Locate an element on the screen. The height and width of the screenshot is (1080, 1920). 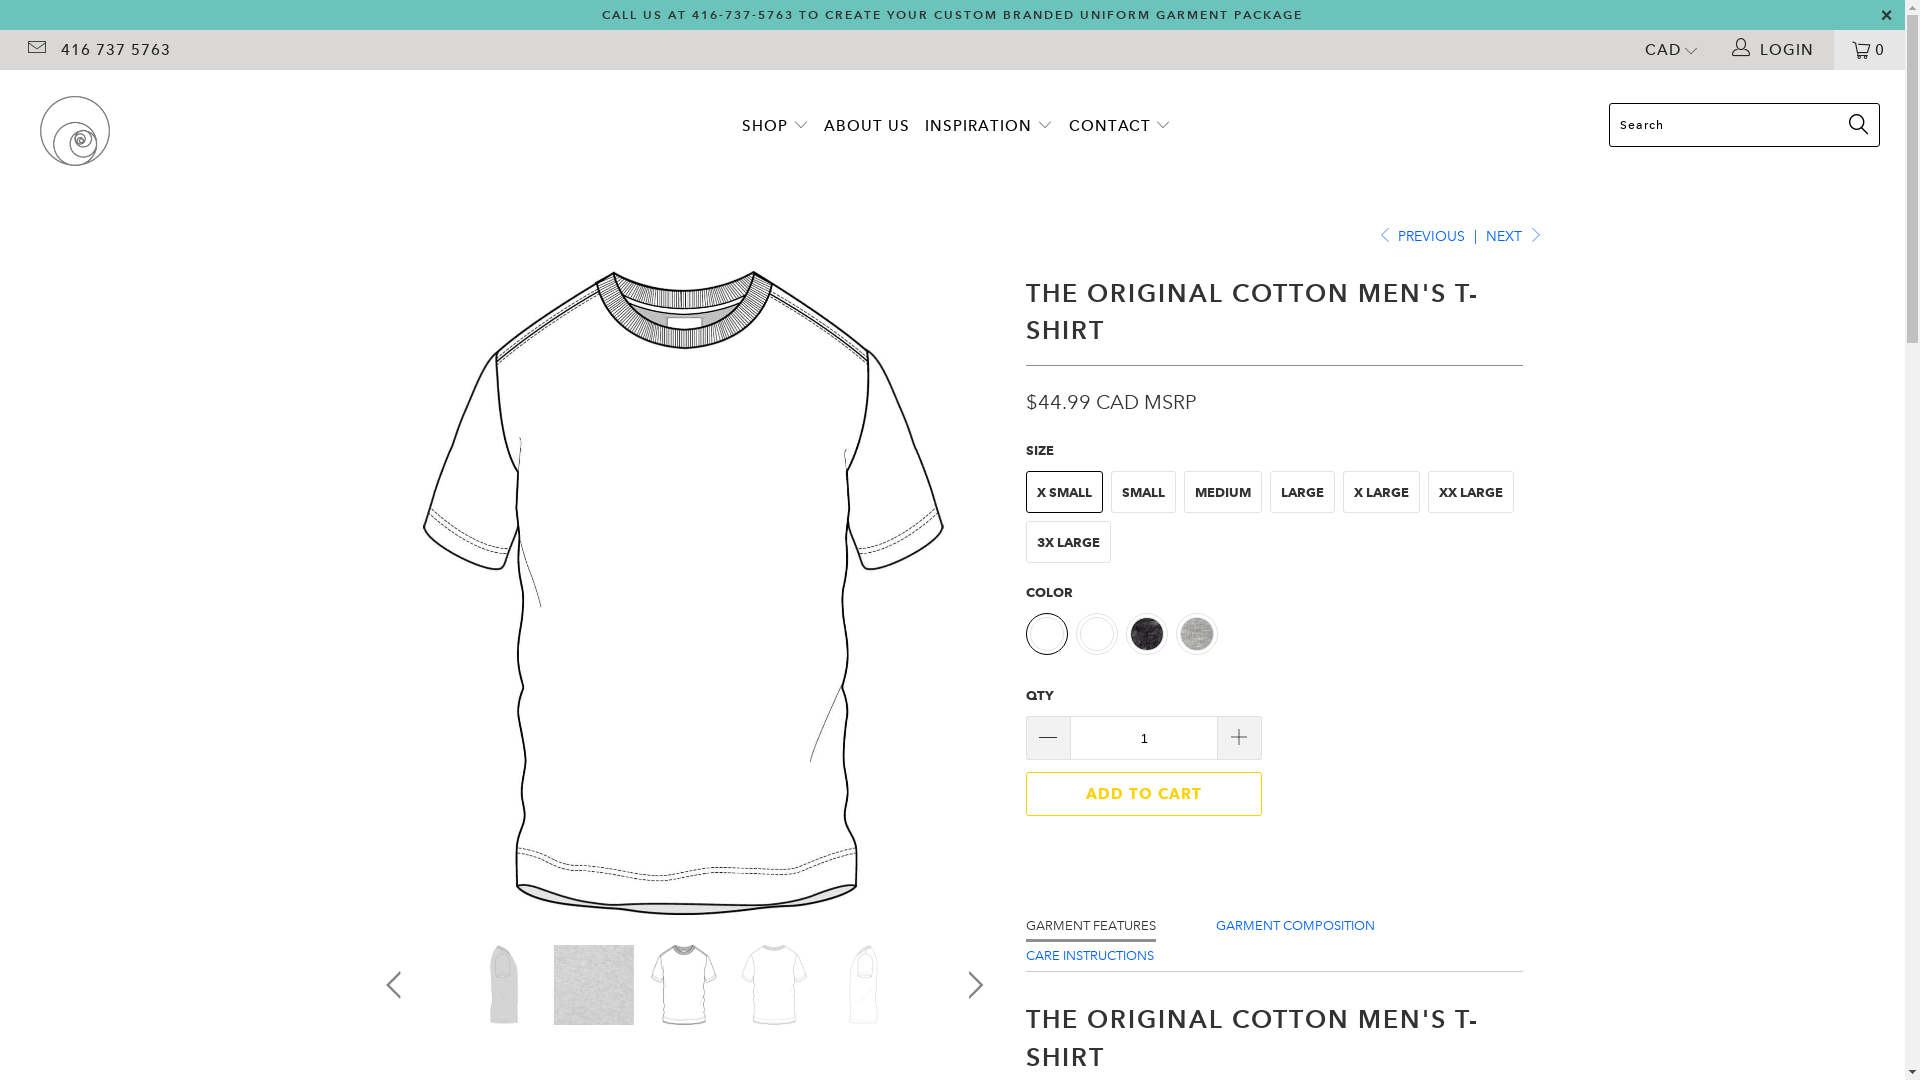
'CONTACT' is located at coordinates (1120, 127).